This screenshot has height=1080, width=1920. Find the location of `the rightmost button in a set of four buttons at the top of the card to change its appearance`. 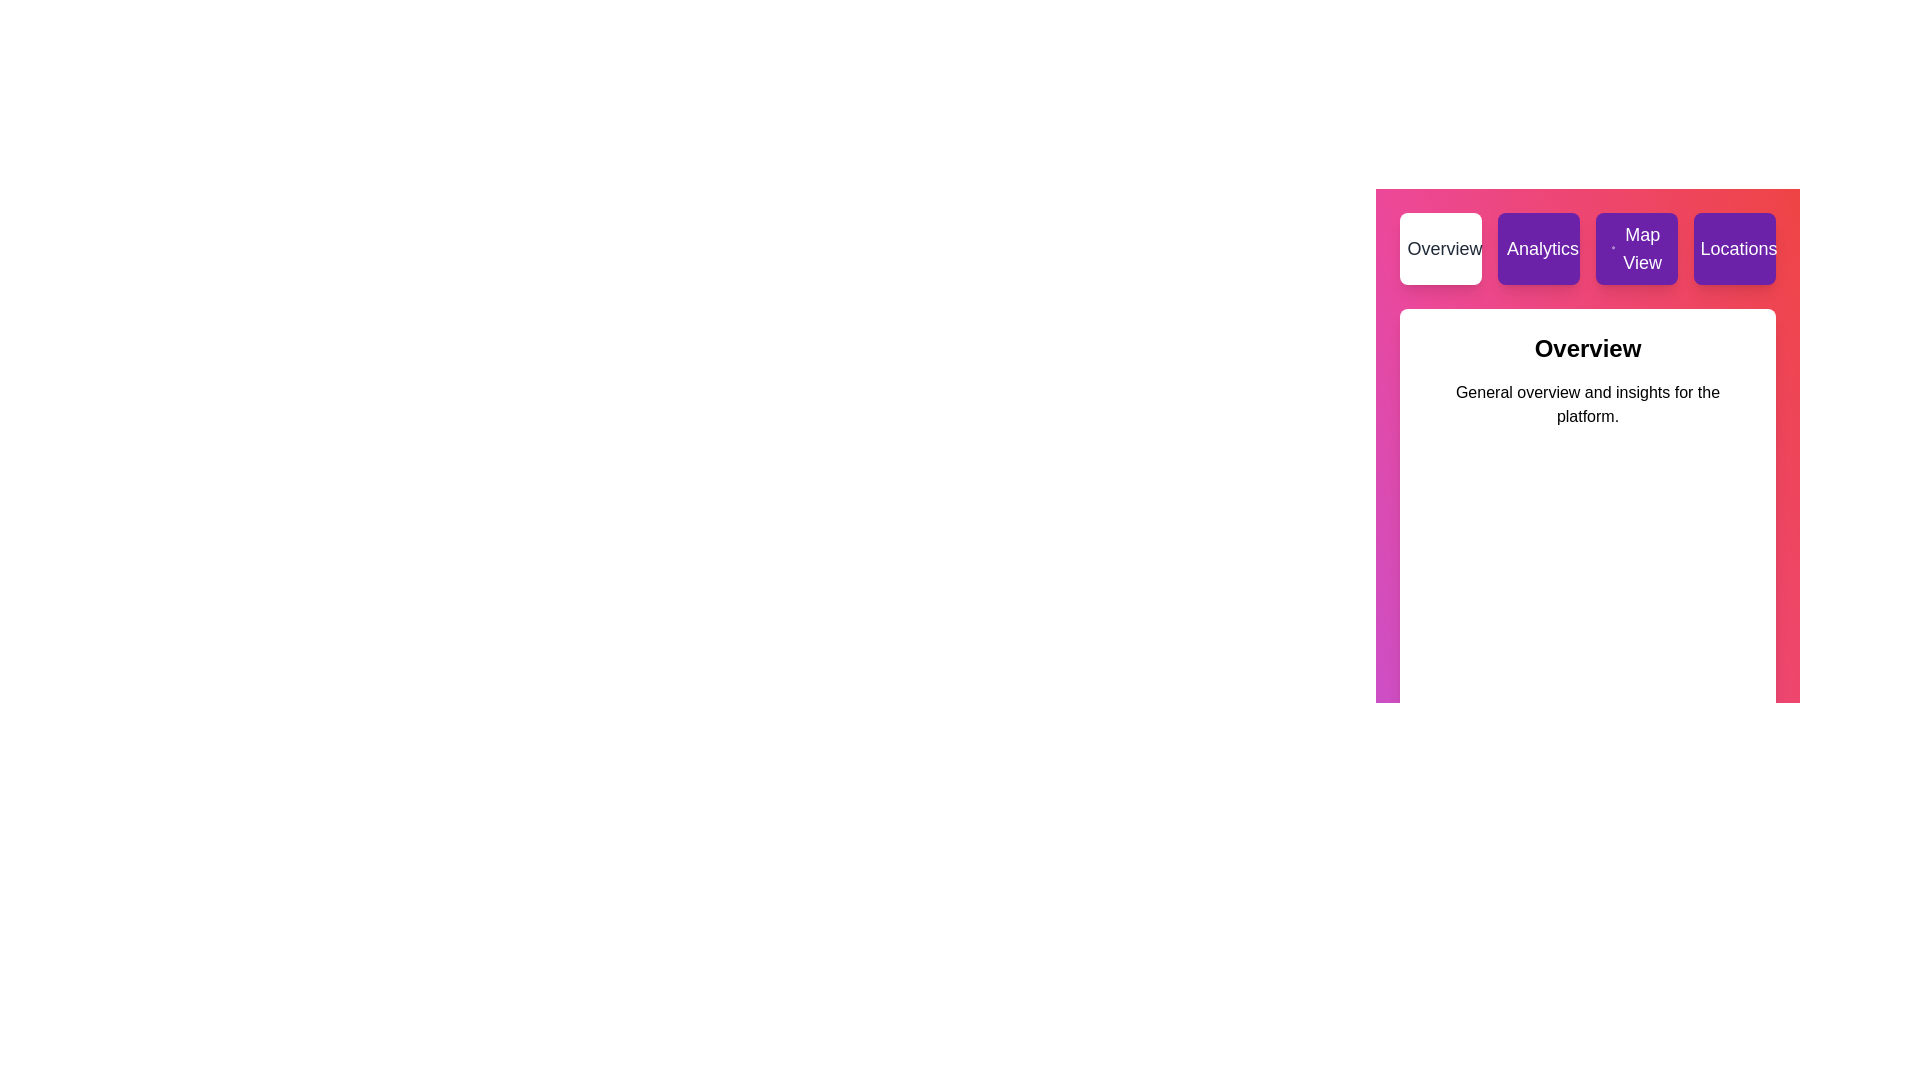

the rightmost button in a set of four buttons at the top of the card to change its appearance is located at coordinates (1733, 248).